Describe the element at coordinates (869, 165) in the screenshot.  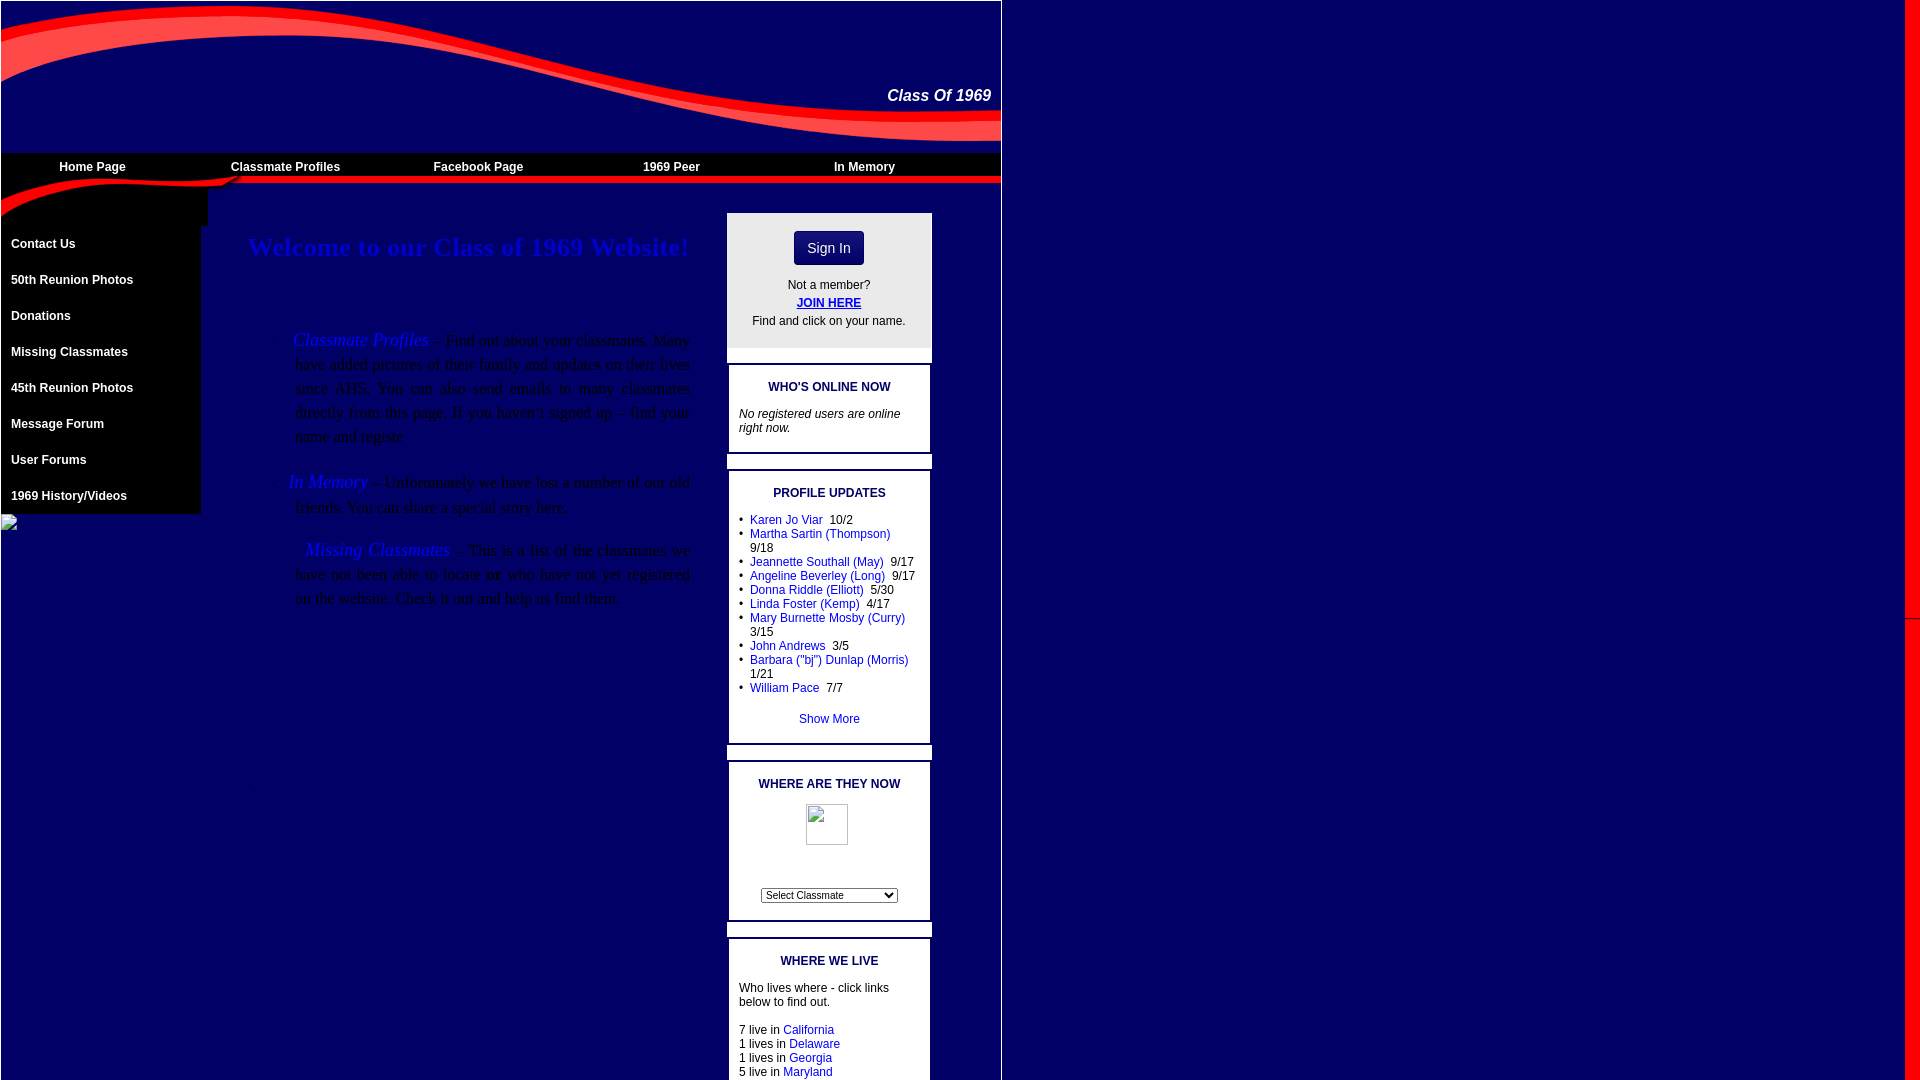
I see `'In Memory'` at that location.